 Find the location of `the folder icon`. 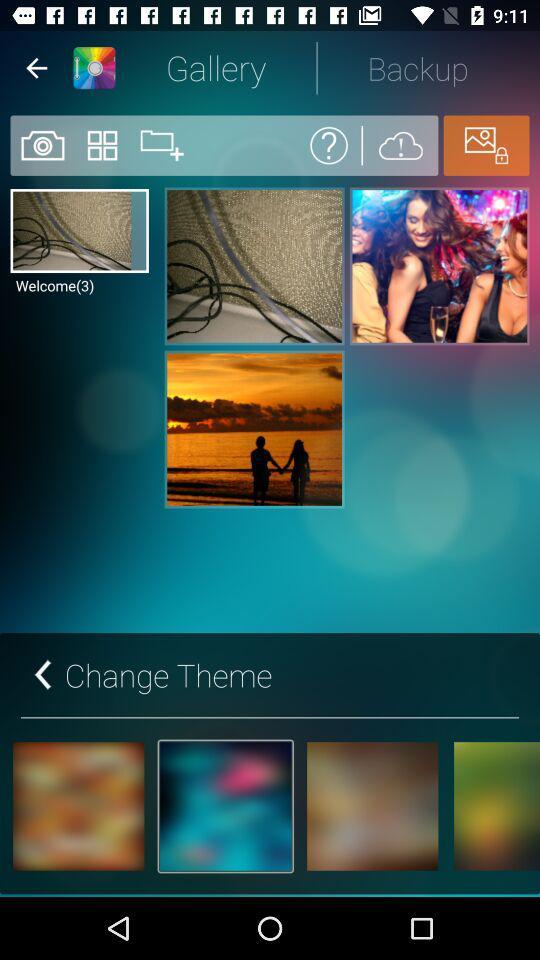

the folder icon is located at coordinates (161, 144).